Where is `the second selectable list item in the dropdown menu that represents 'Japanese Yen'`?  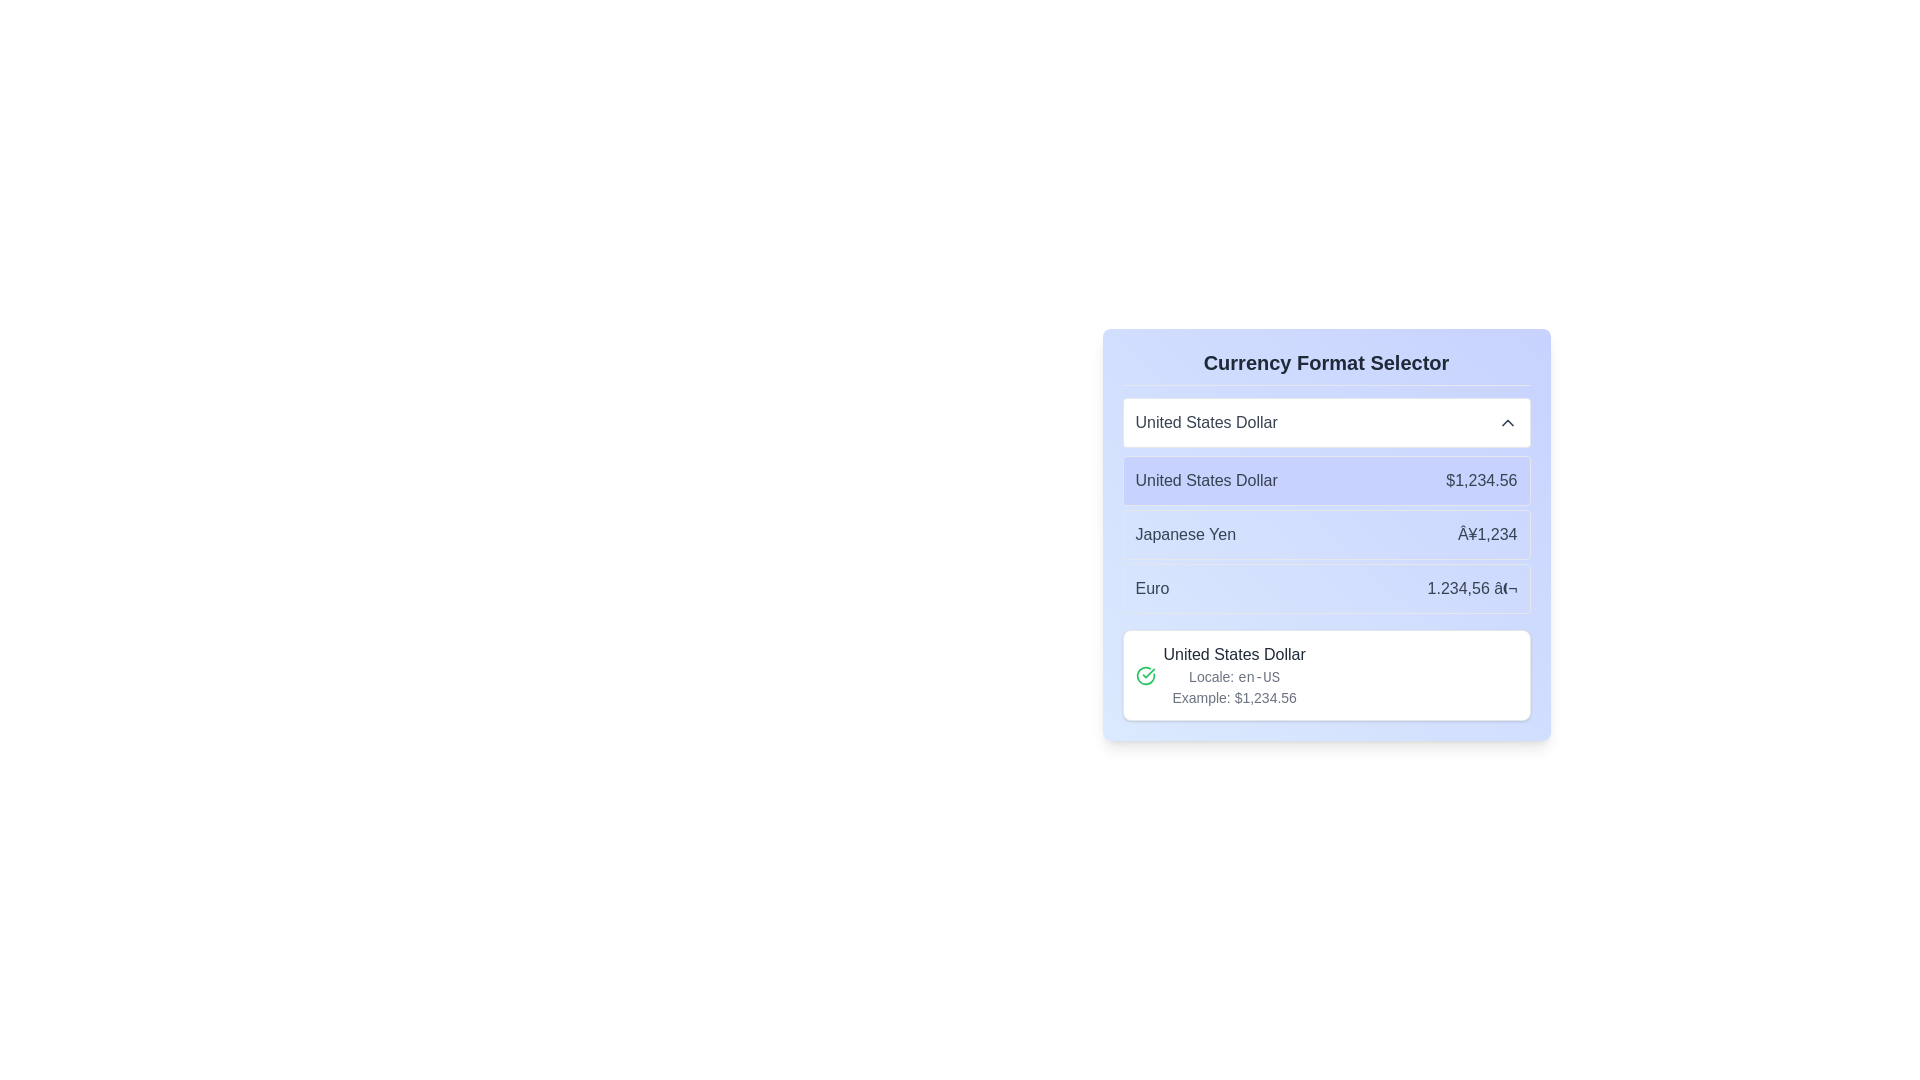
the second selectable list item in the dropdown menu that represents 'Japanese Yen' is located at coordinates (1326, 534).